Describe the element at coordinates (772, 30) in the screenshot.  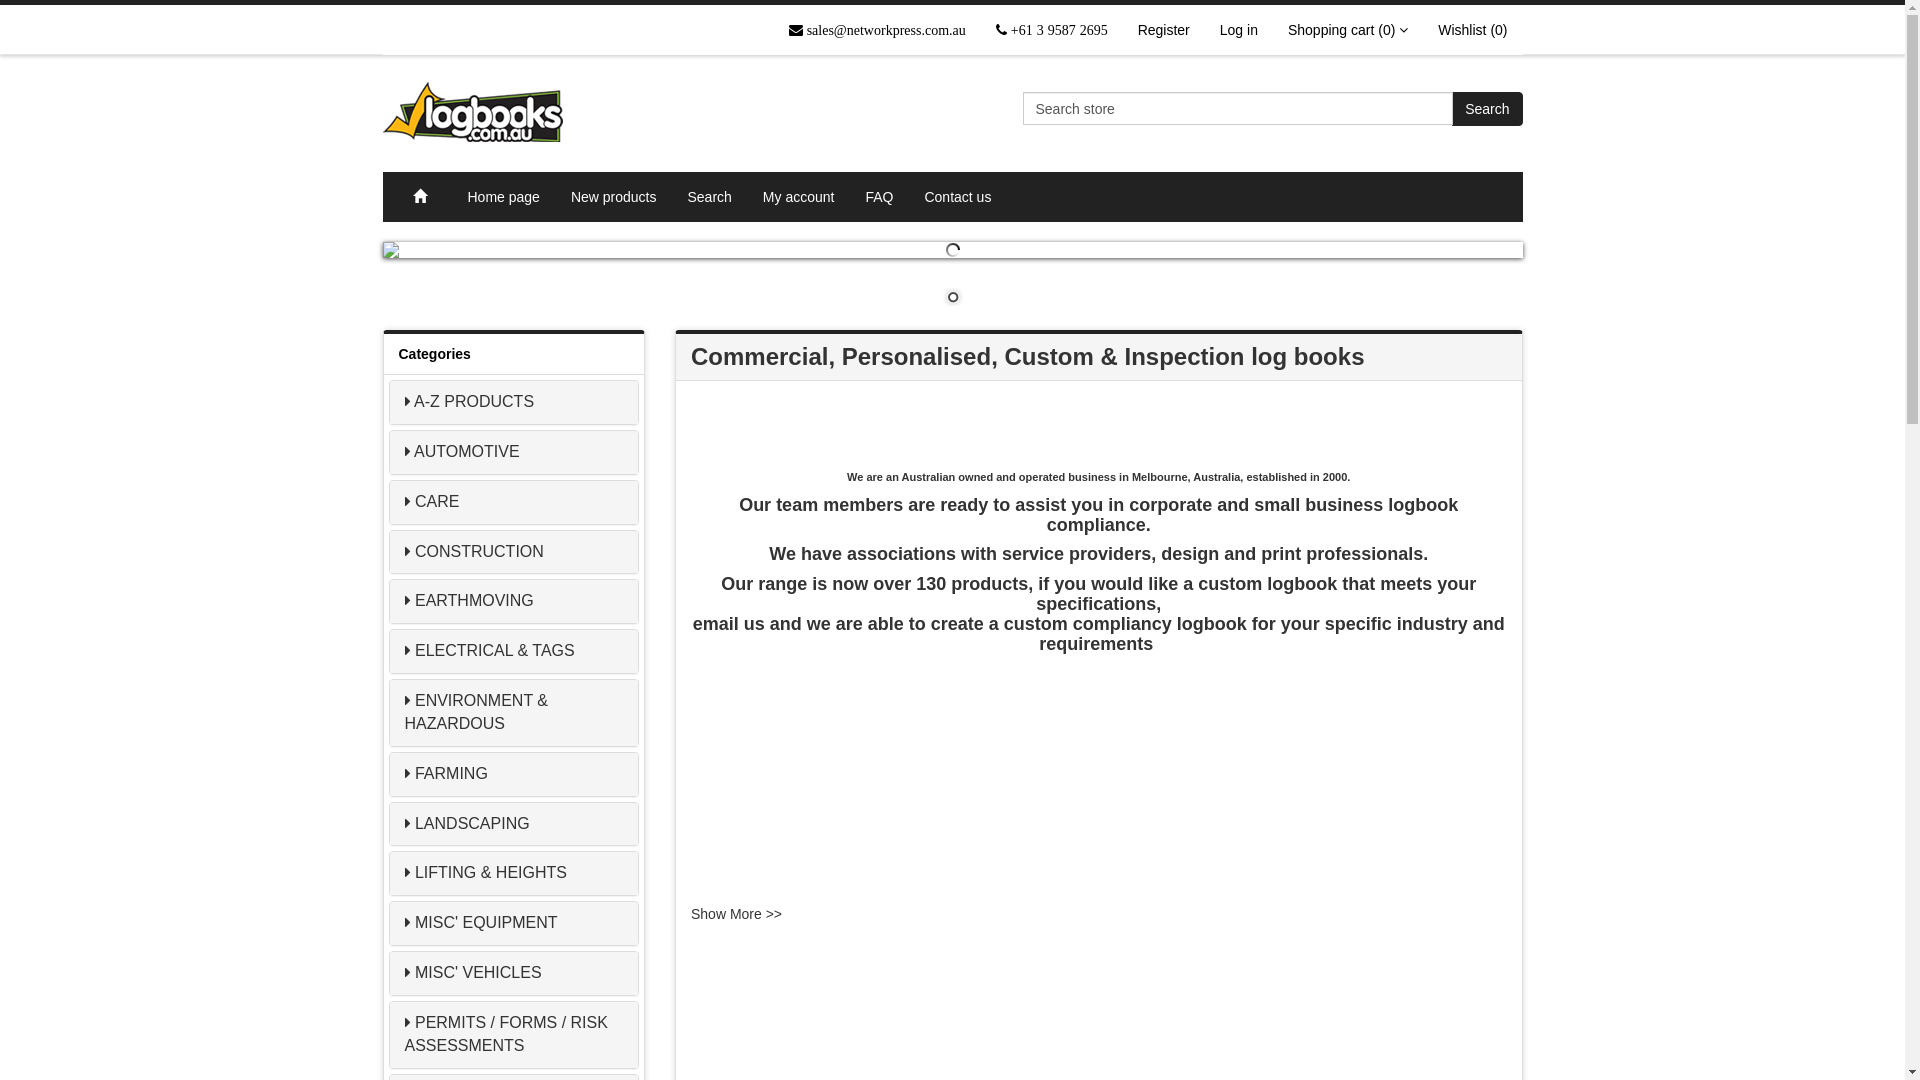
I see `'sales@networkpress.com.au'` at that location.